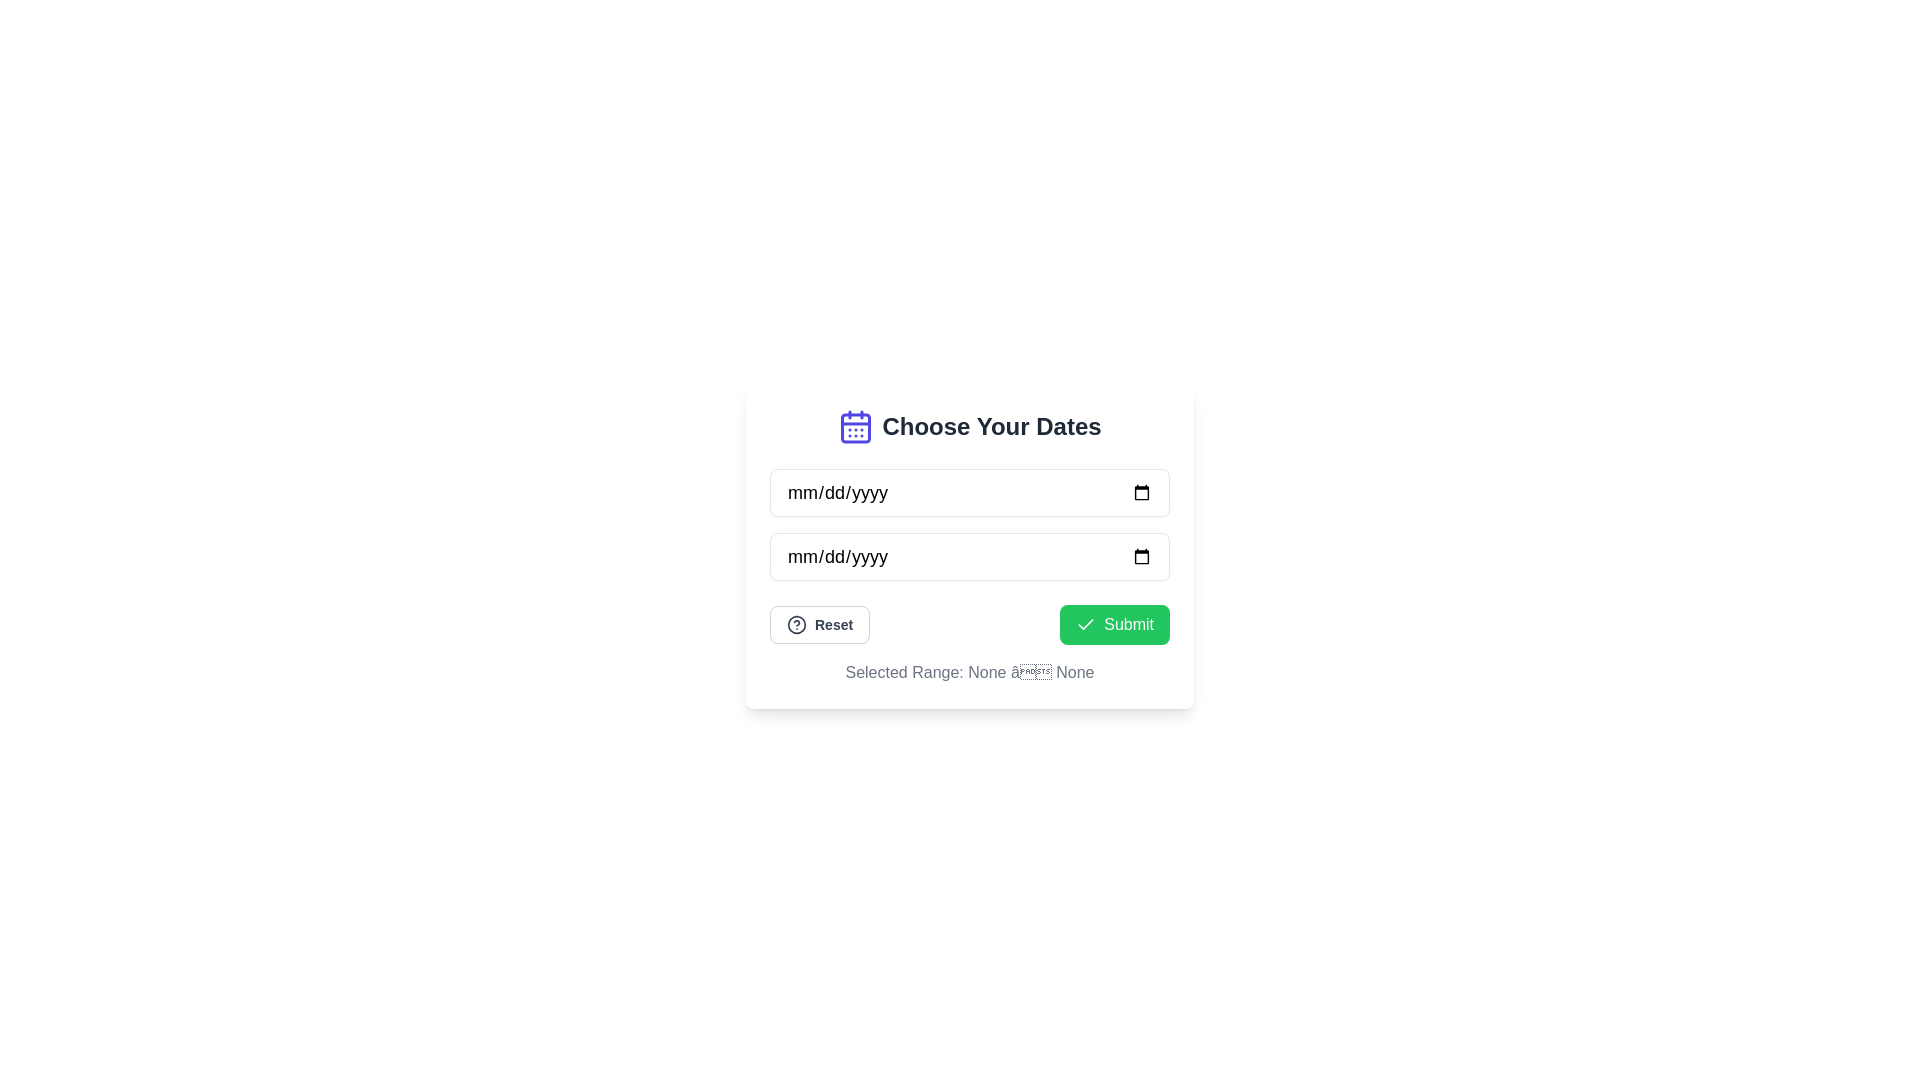  I want to click on the green circular checkmark icon with a white check symbol inside, located within the larger green 'Submit' button, so click(1085, 623).